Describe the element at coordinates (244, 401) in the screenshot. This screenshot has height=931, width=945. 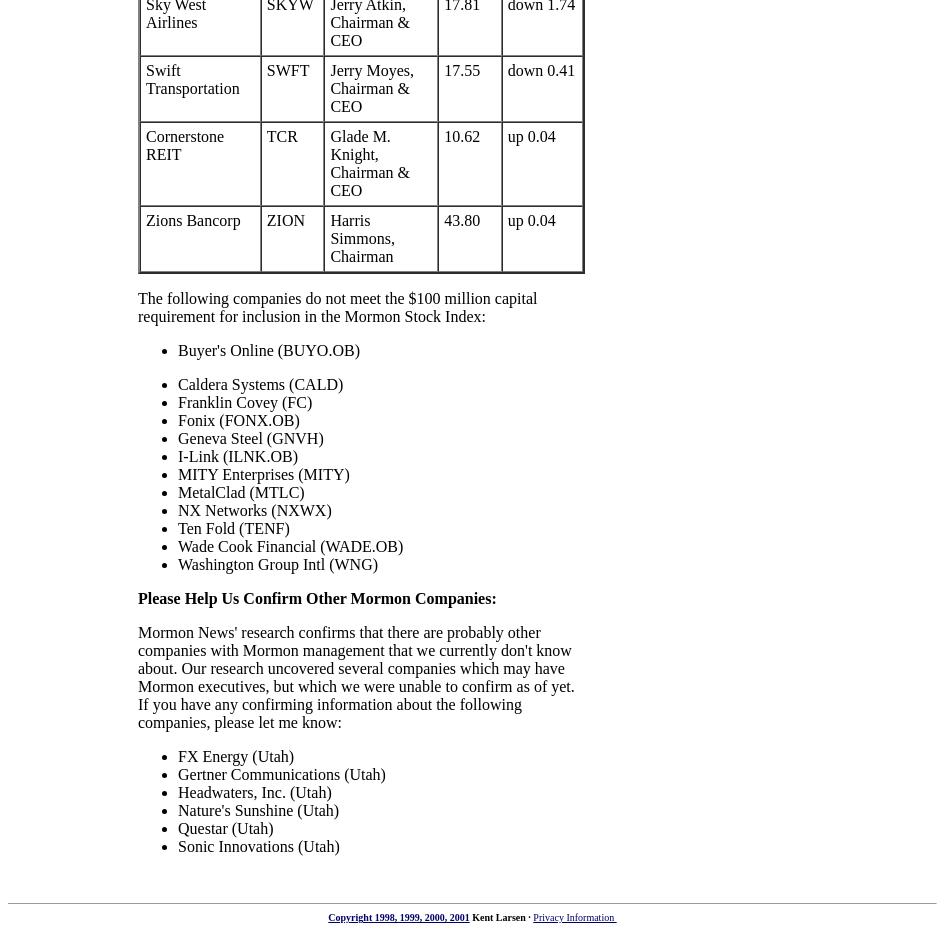
I see `'Franklin Covey (FC)'` at that location.